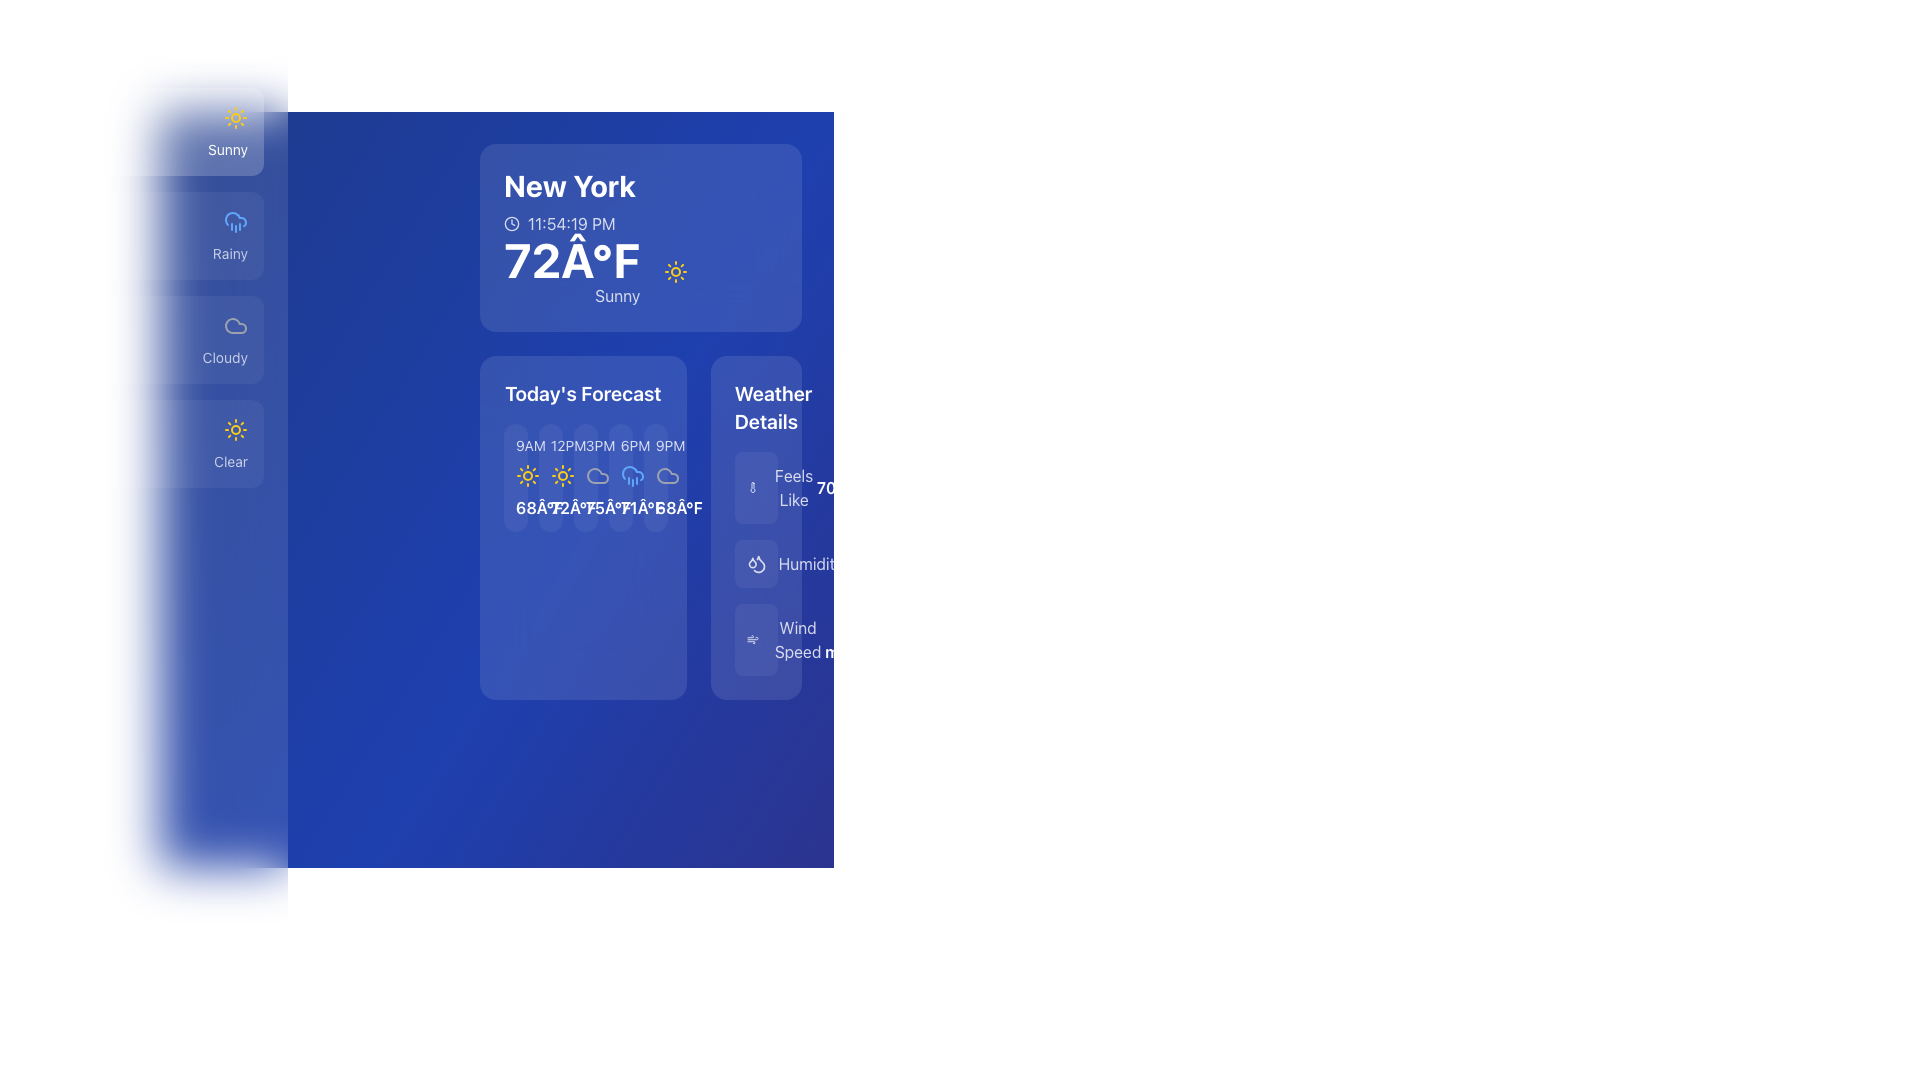 The height and width of the screenshot is (1080, 1920). Describe the element at coordinates (752, 488) in the screenshot. I see `the 'Feels Like' weather icon located in the sidebar section labeled 'Weather Details', positioned to the left of the 'Feels Like' text label and above the 'Humidity' section` at that location.